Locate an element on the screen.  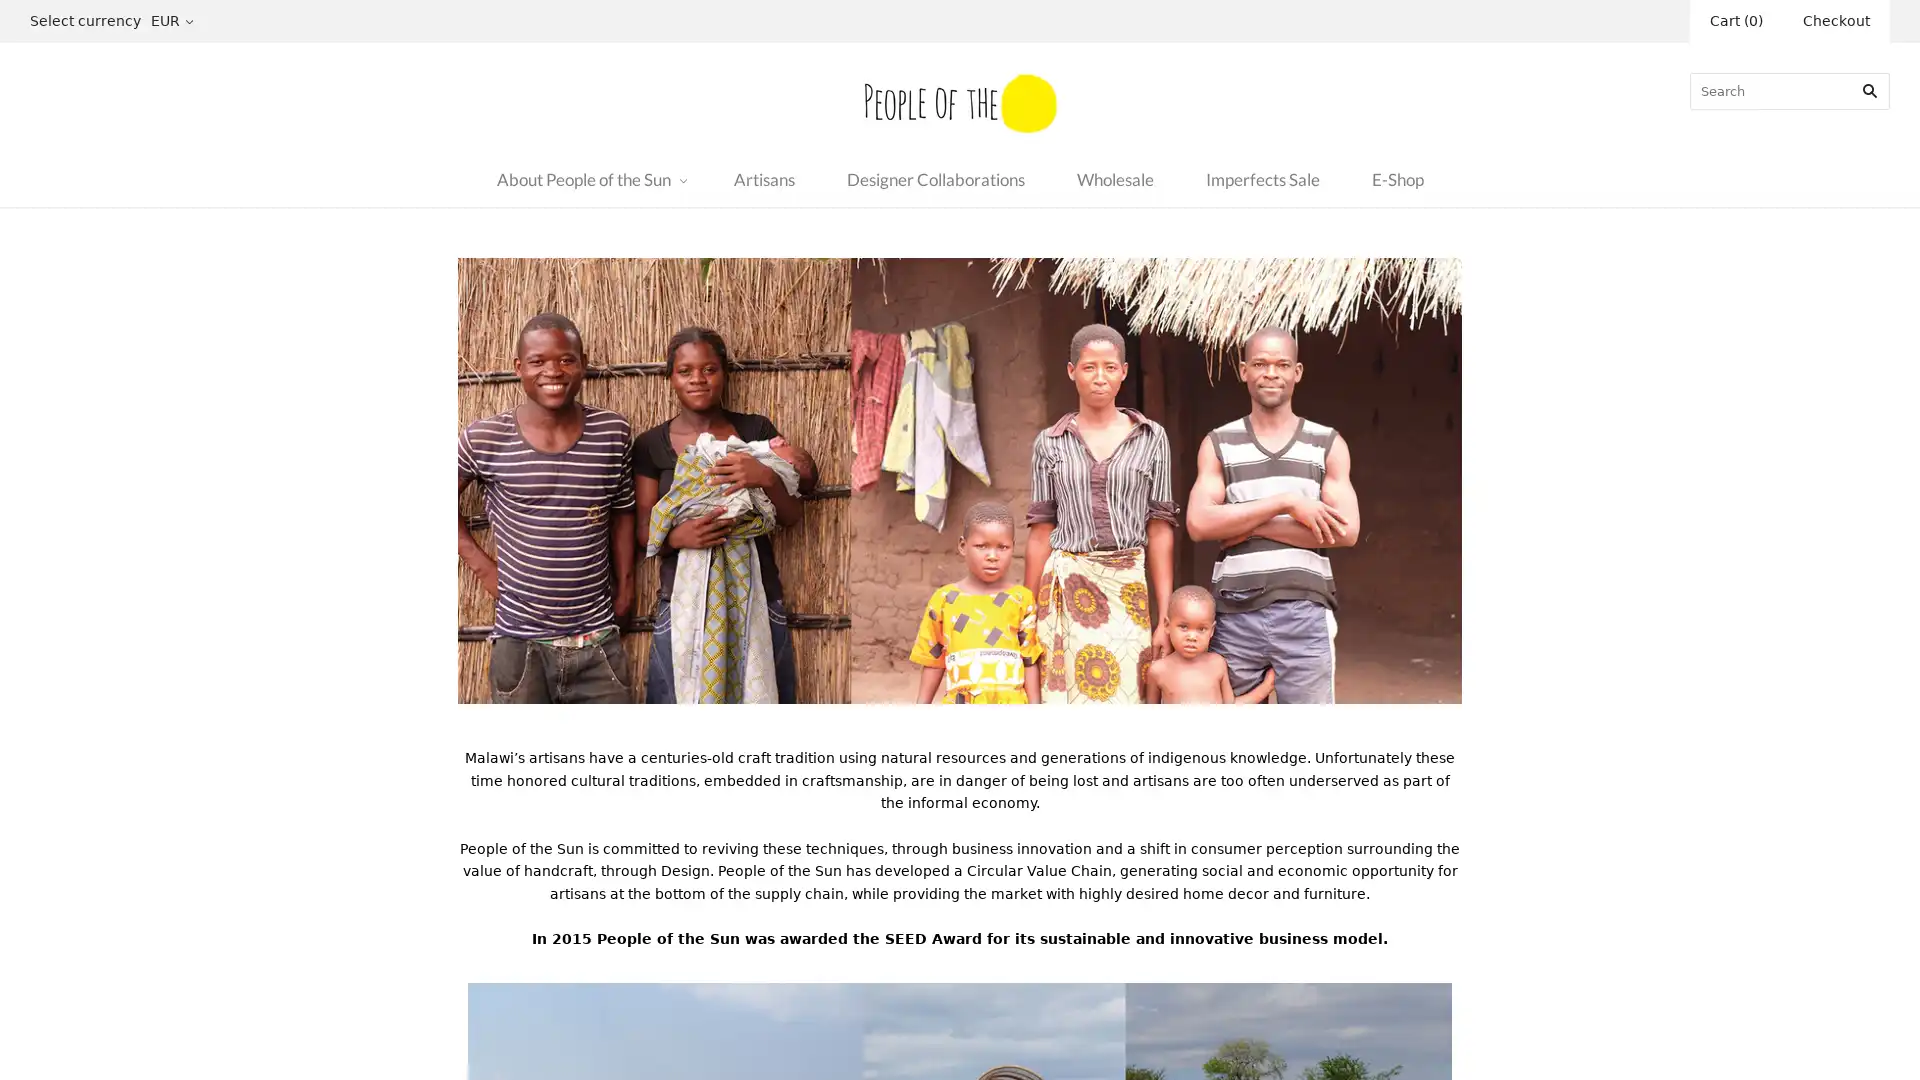
Search is located at coordinates (1869, 90).